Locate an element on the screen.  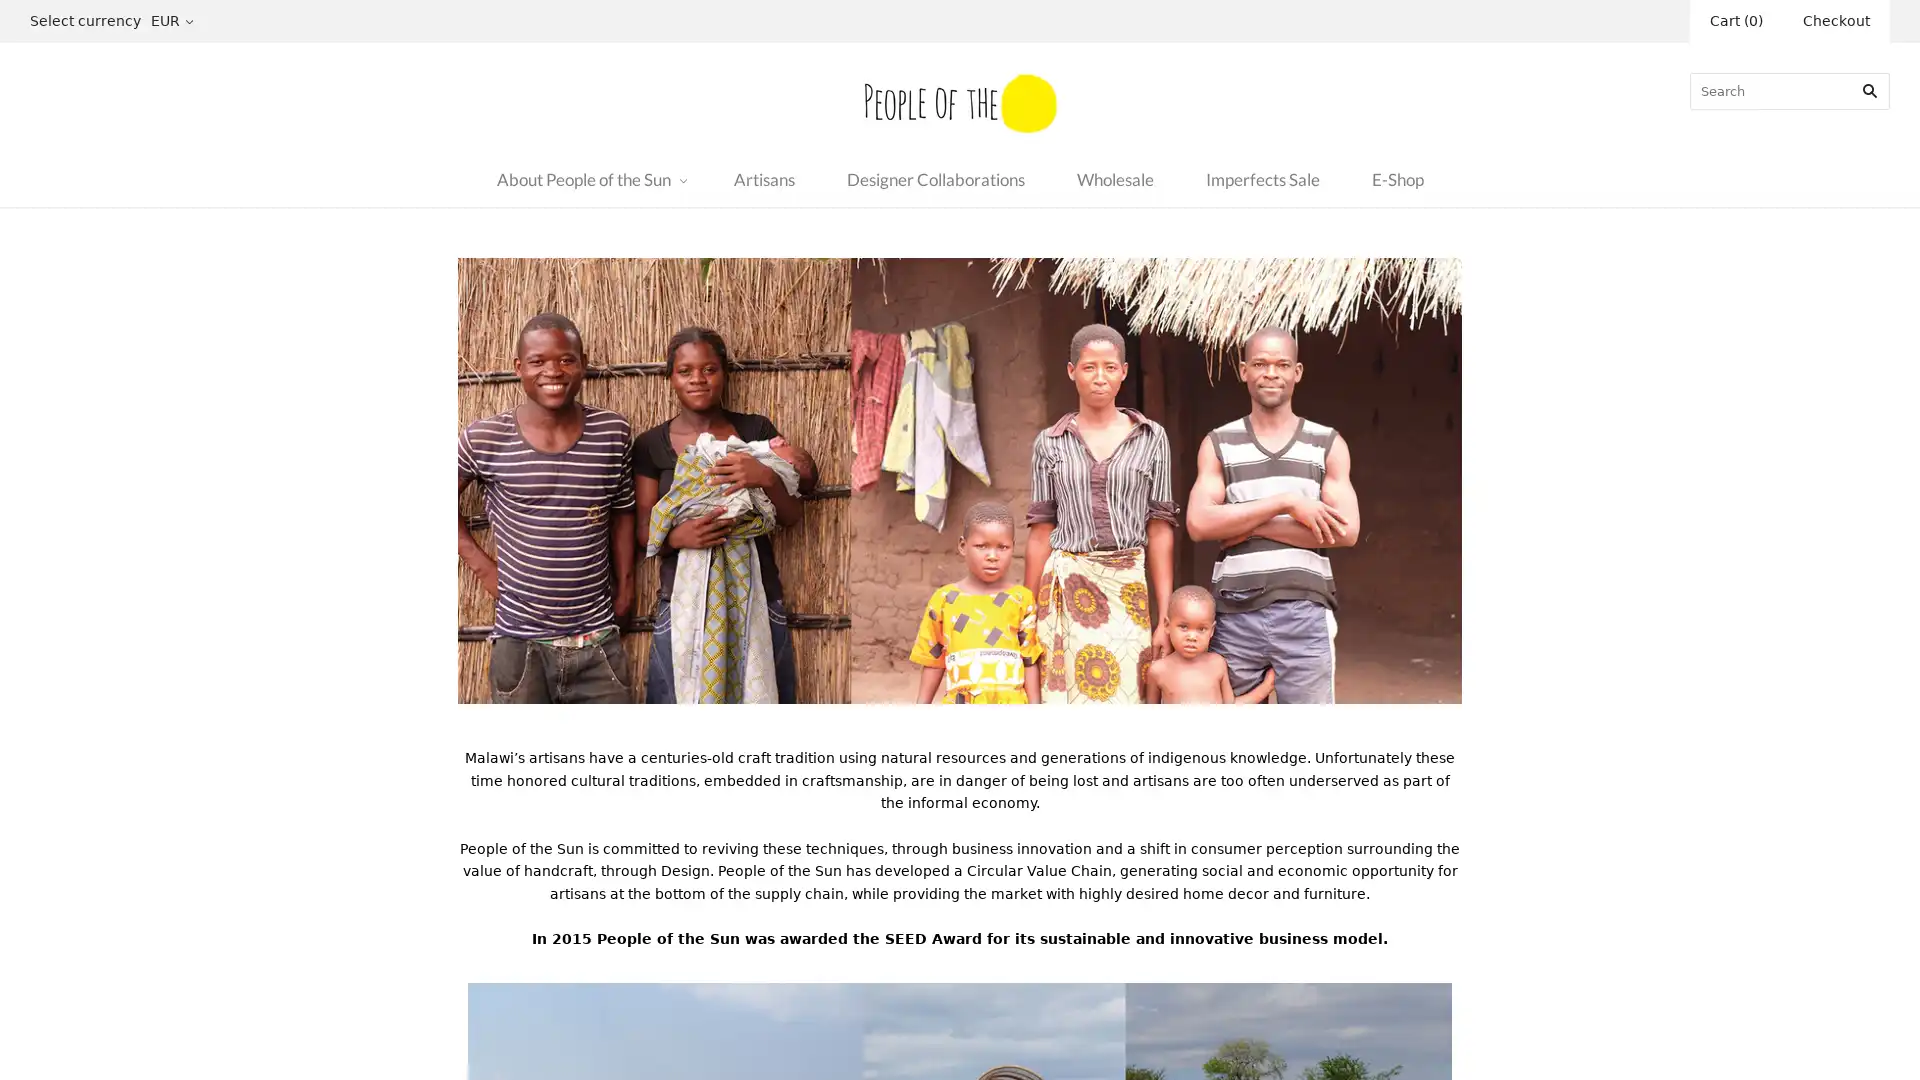
Search is located at coordinates (1869, 90).